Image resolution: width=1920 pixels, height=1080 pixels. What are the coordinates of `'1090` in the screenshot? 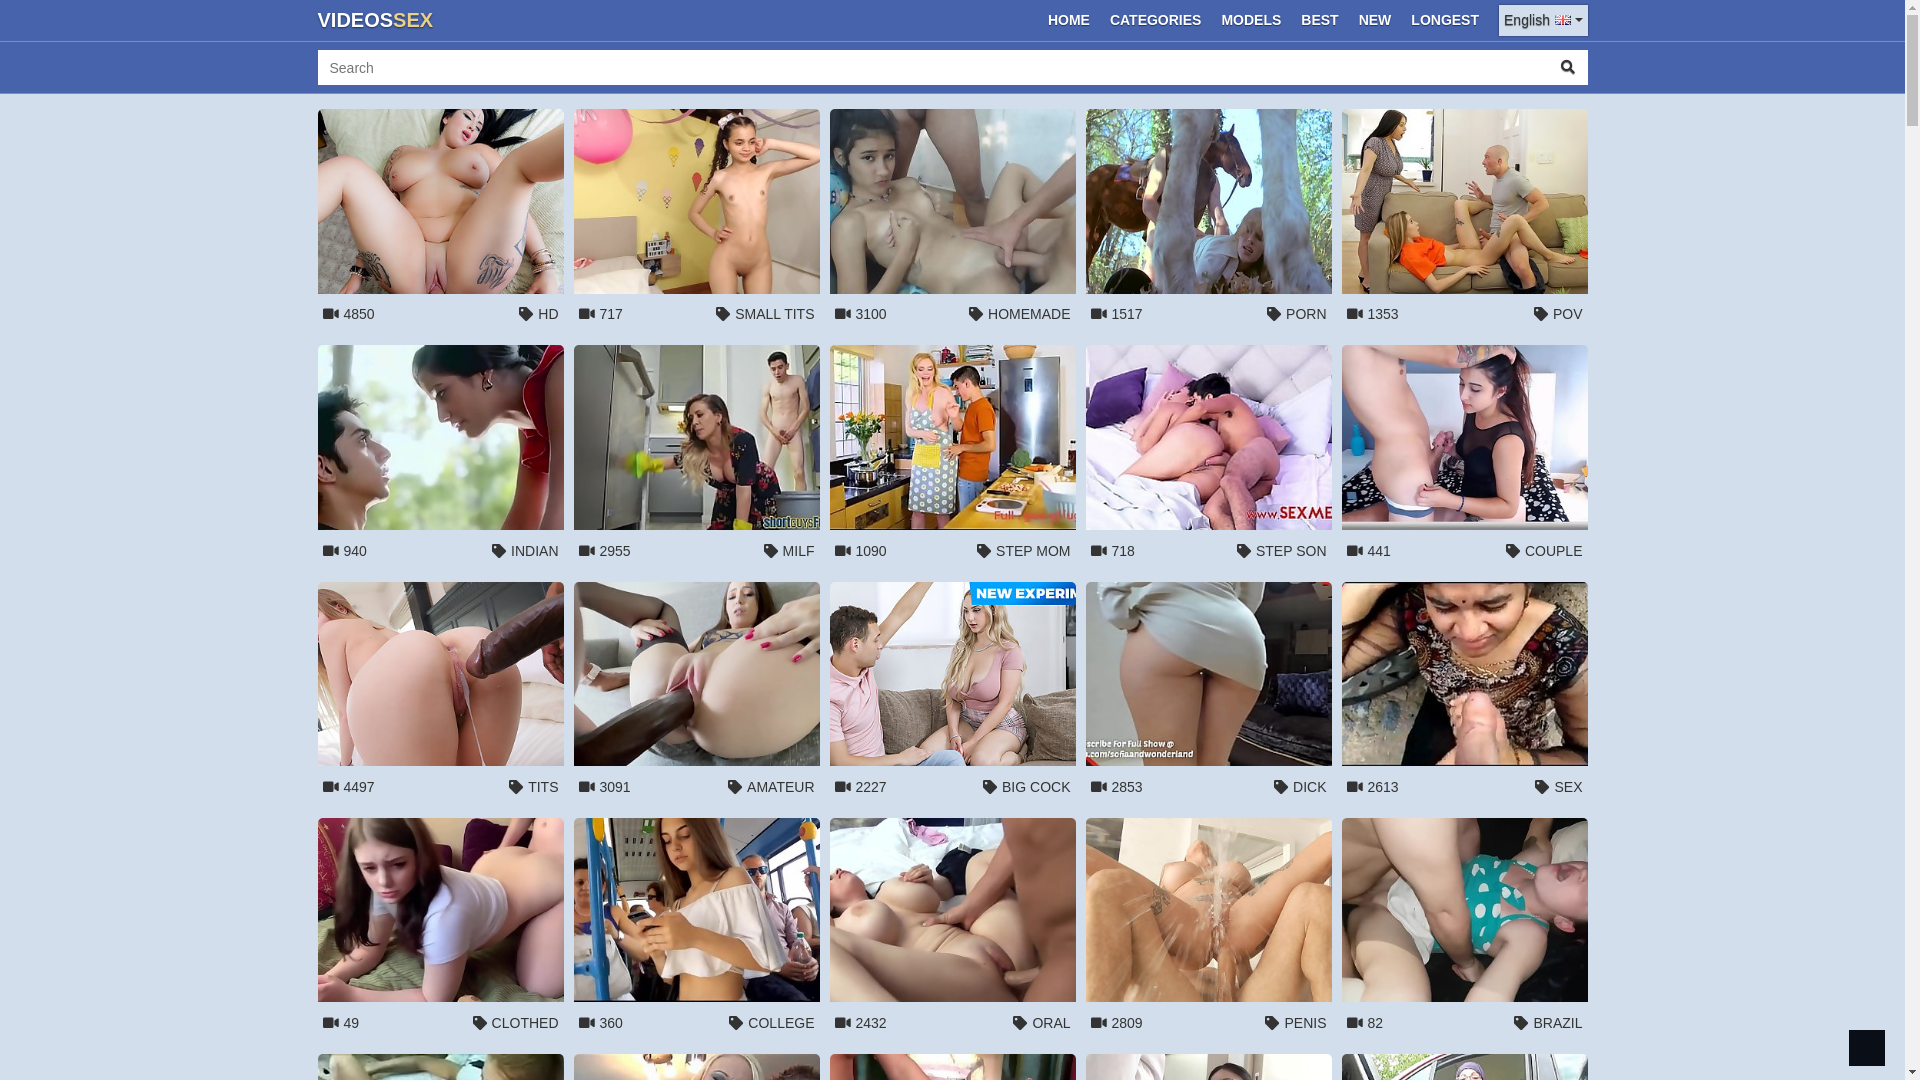 It's located at (952, 458).